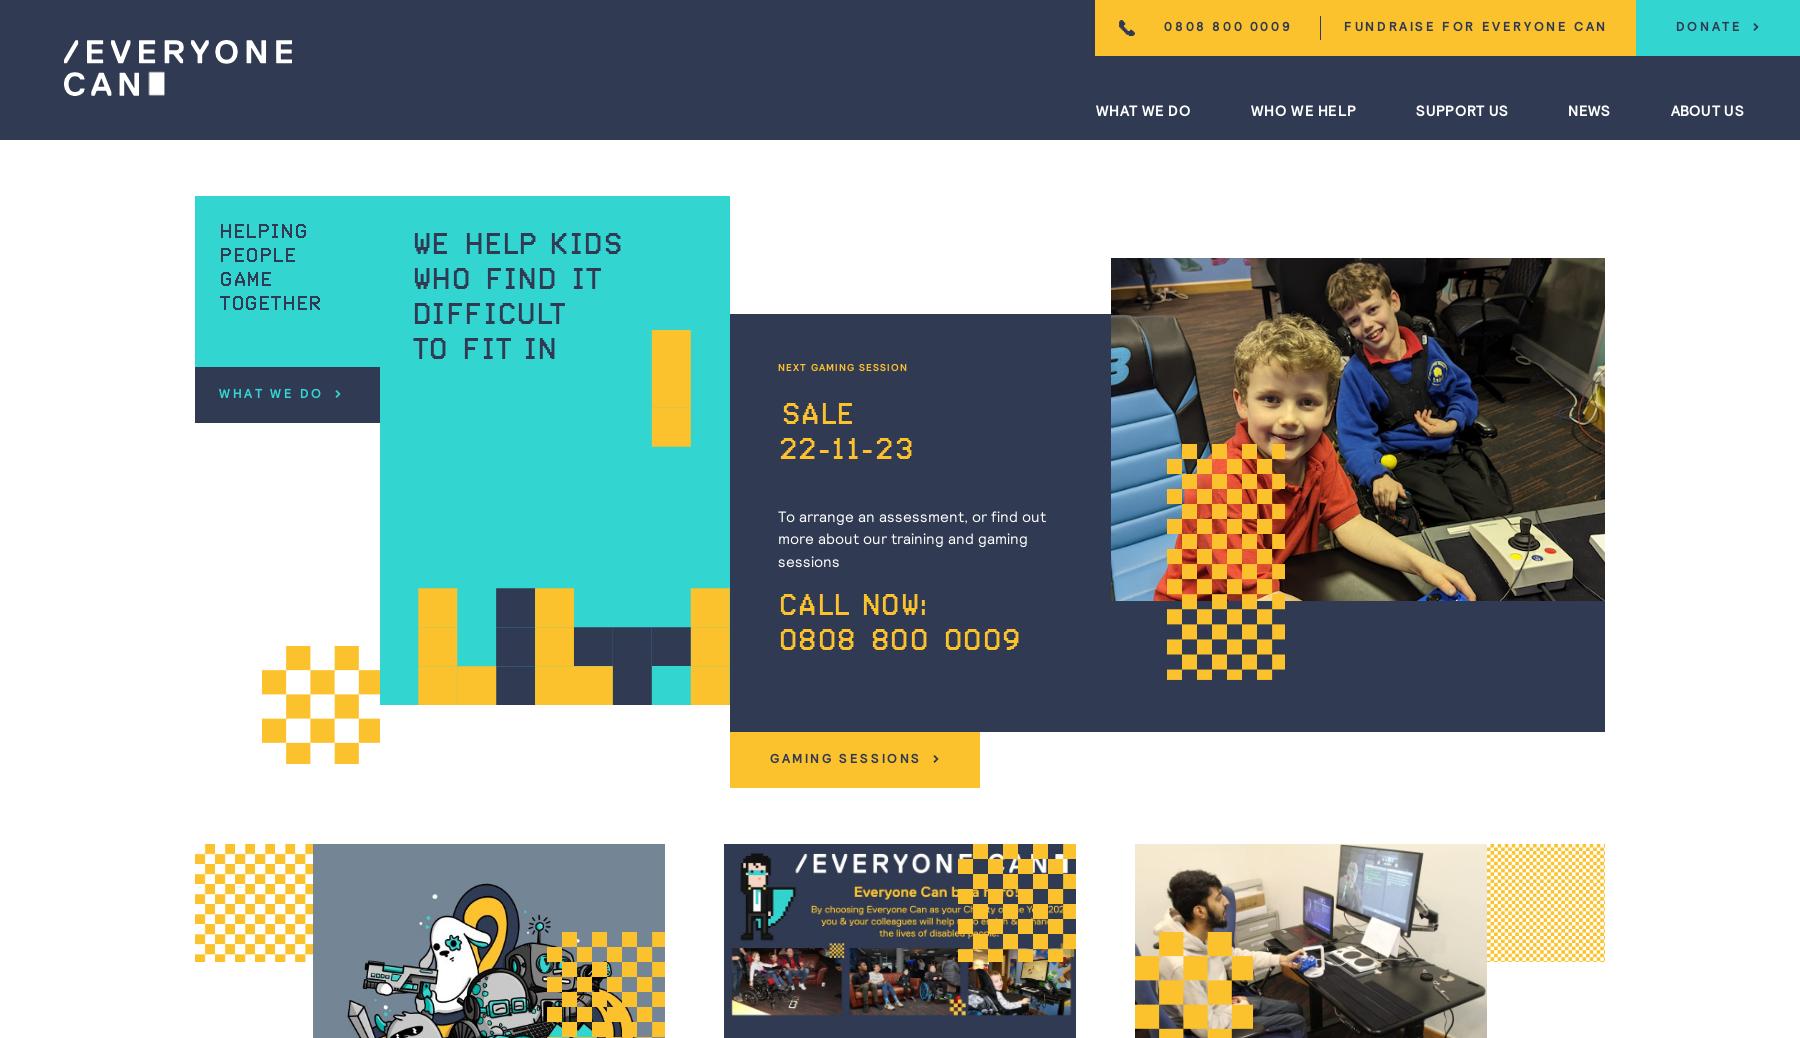  Describe the element at coordinates (847, 757) in the screenshot. I see `'Gaming Sessions'` at that location.